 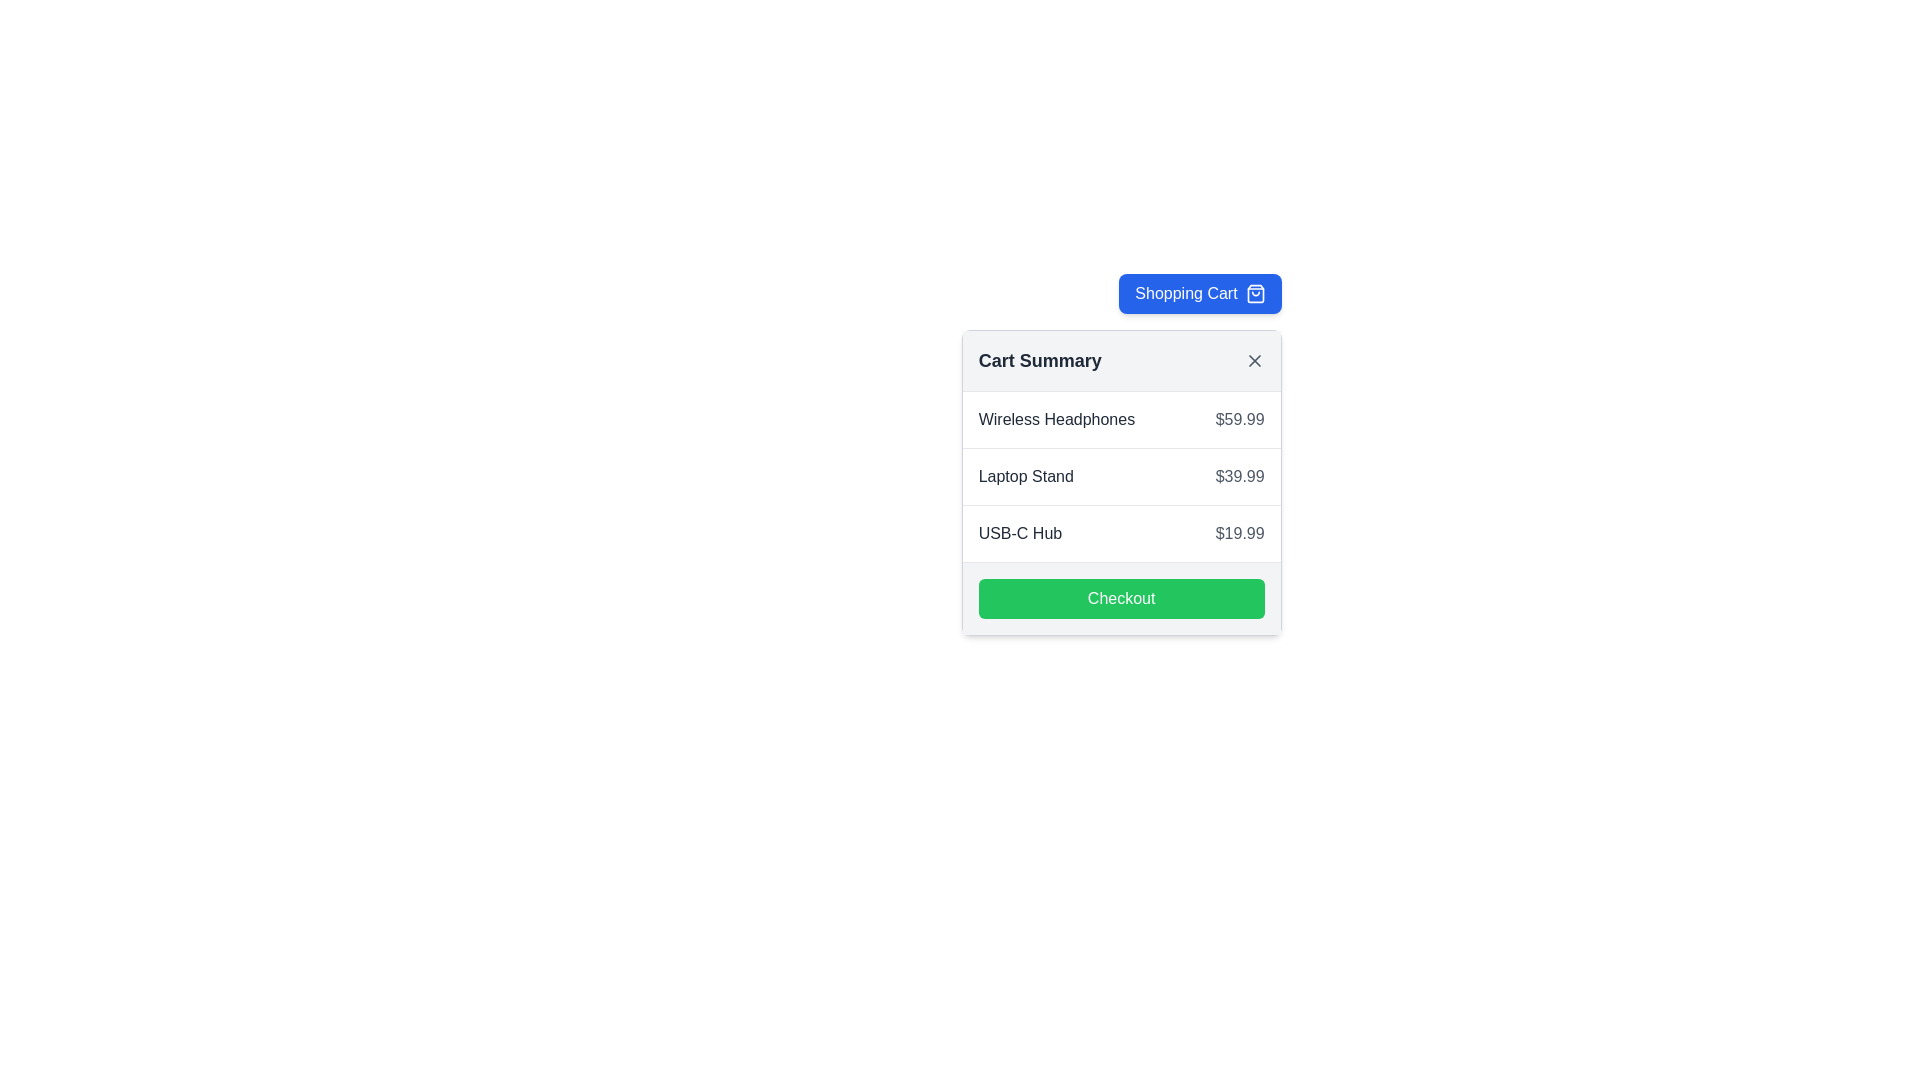 I want to click on the Text label that describes the shopping cart item 'USB-C Hub', located in the Cart Summary section, so click(x=1020, y=532).